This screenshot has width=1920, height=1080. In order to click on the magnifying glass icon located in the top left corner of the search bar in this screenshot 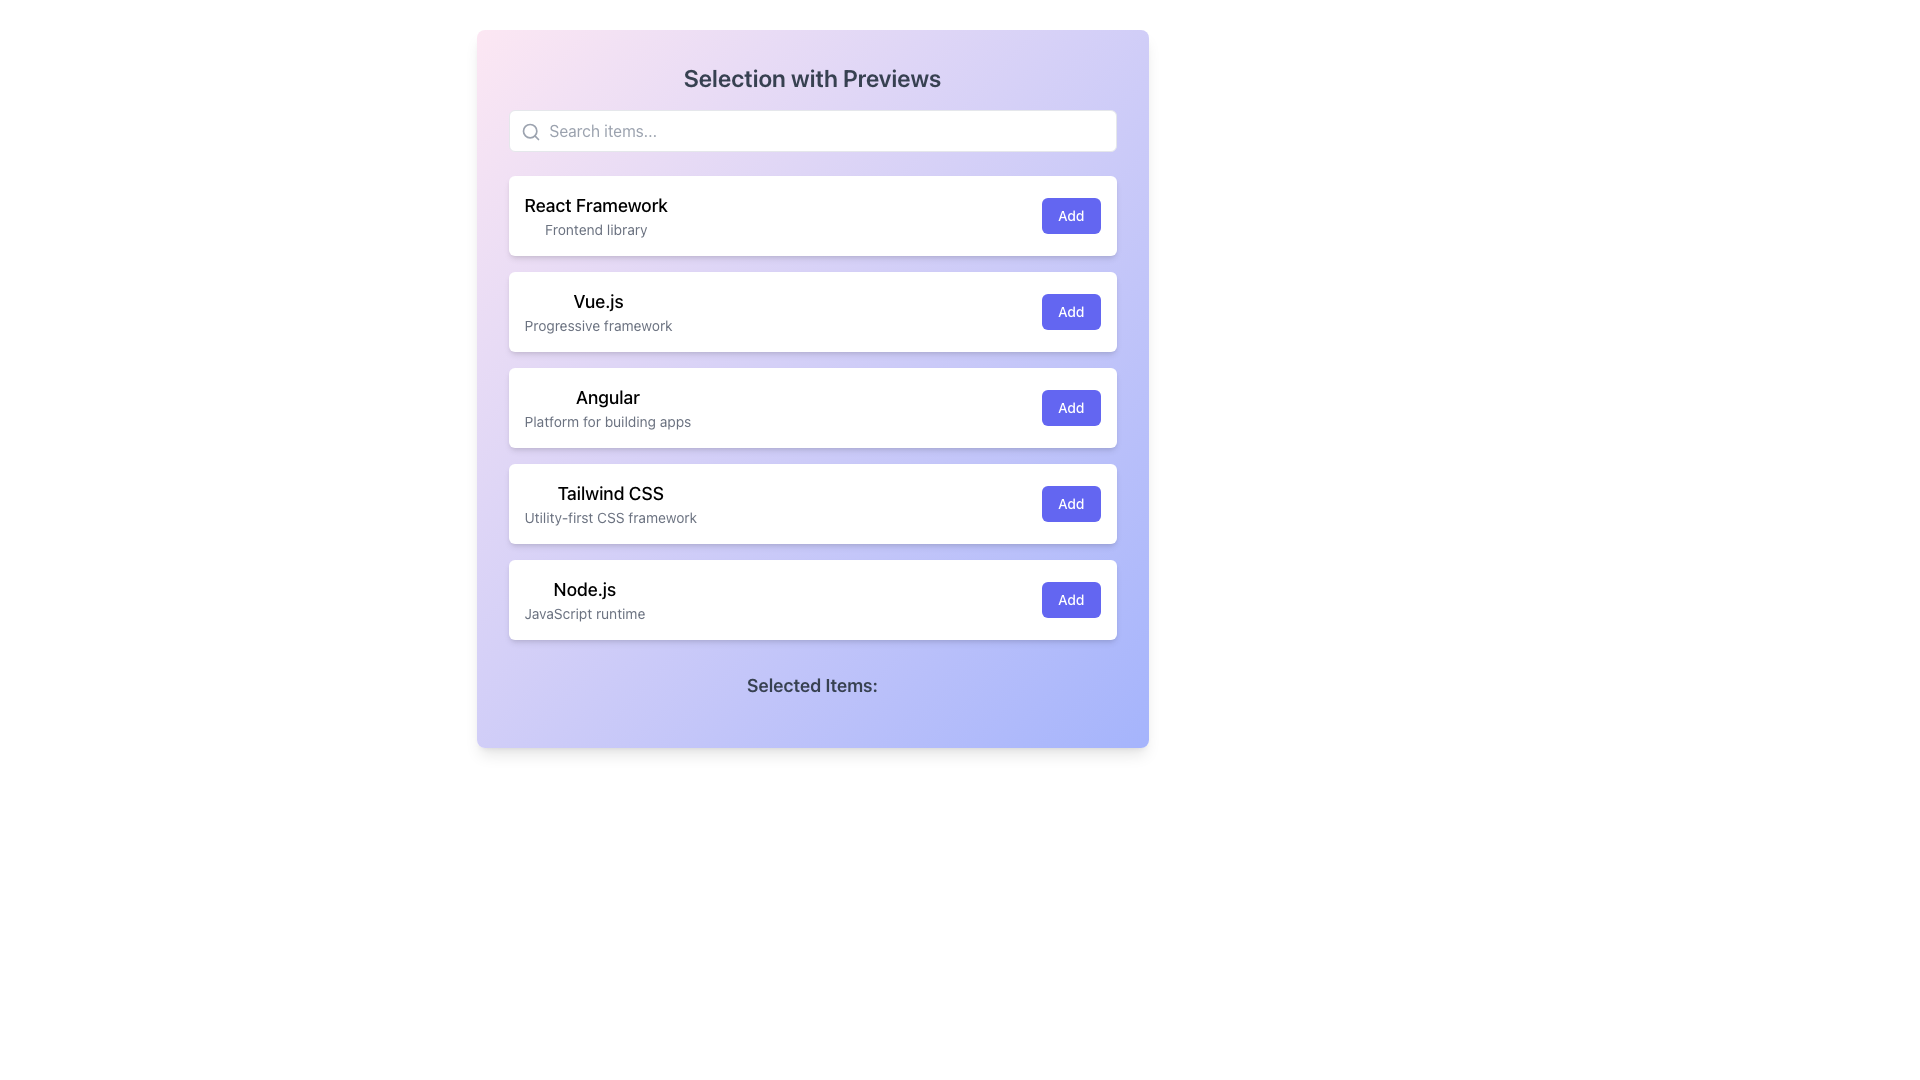, I will do `click(530, 131)`.